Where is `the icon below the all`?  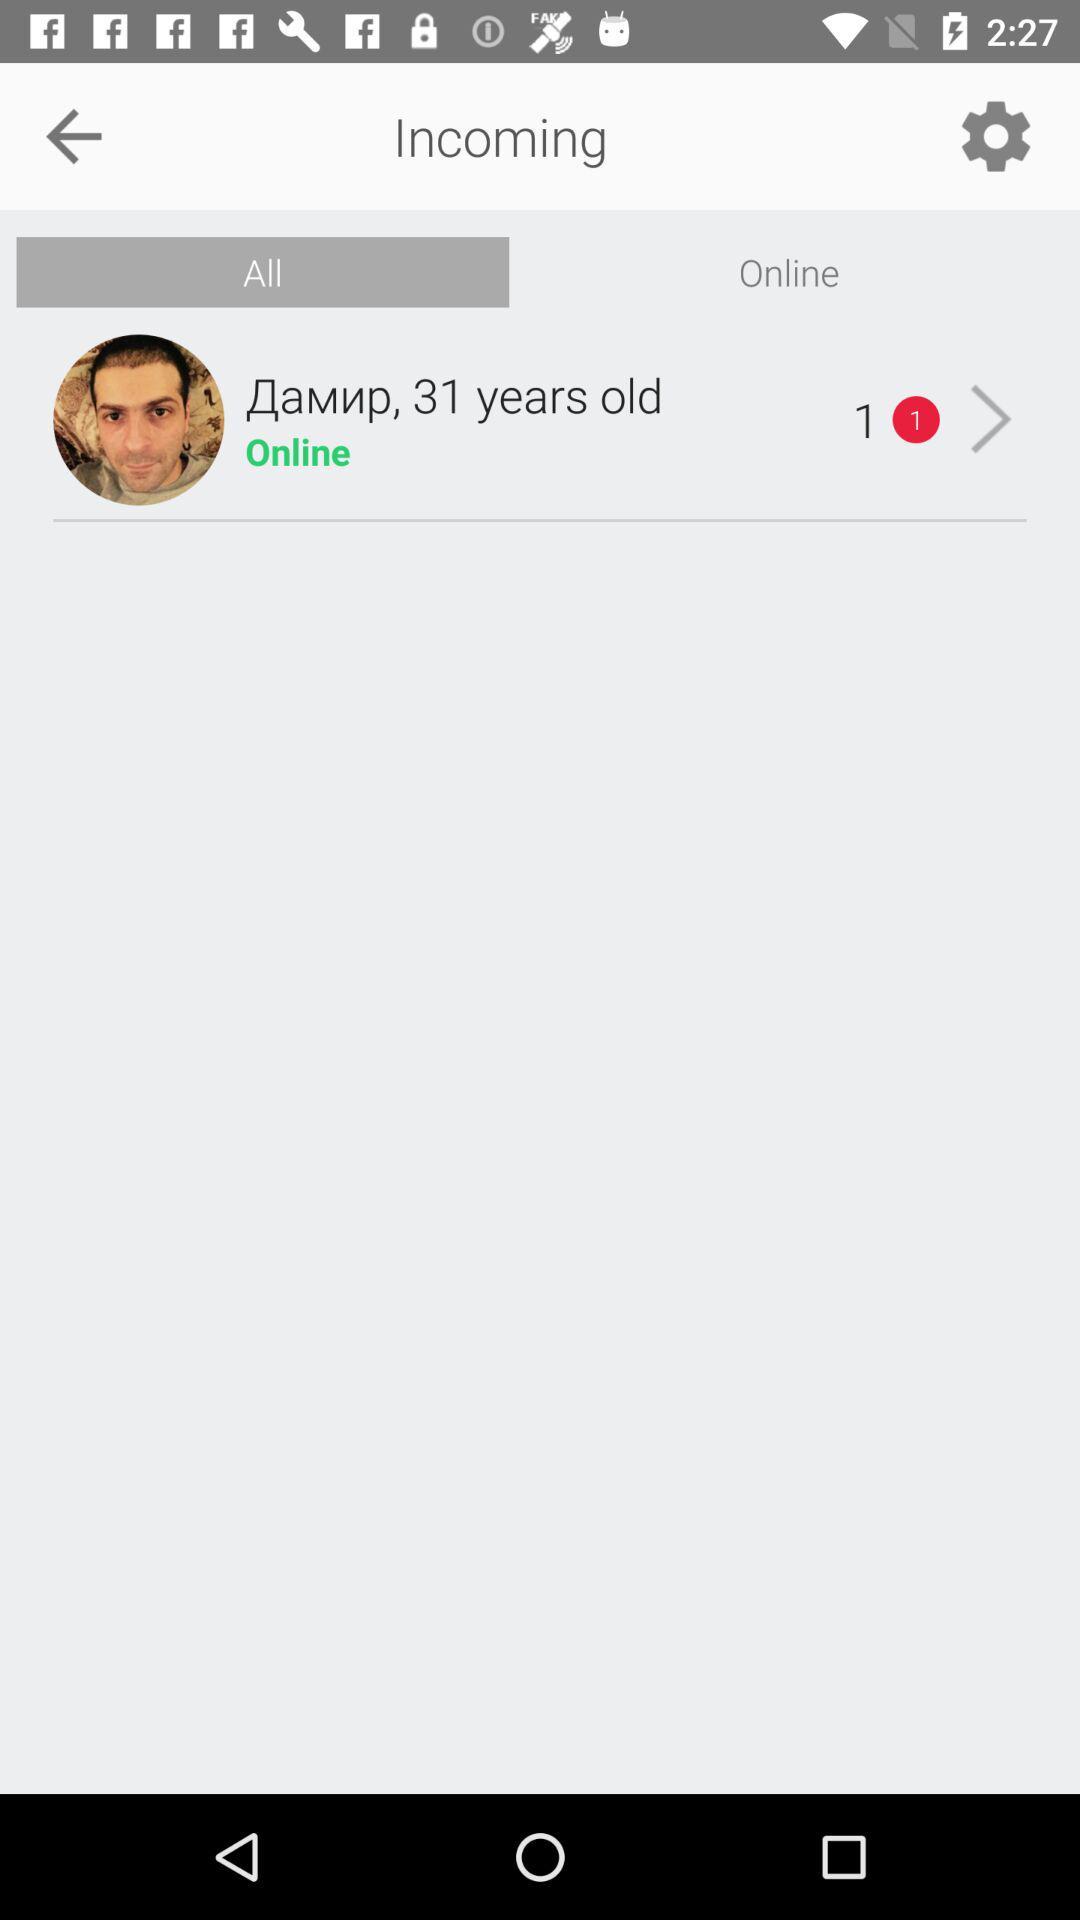 the icon below the all is located at coordinates (137, 419).